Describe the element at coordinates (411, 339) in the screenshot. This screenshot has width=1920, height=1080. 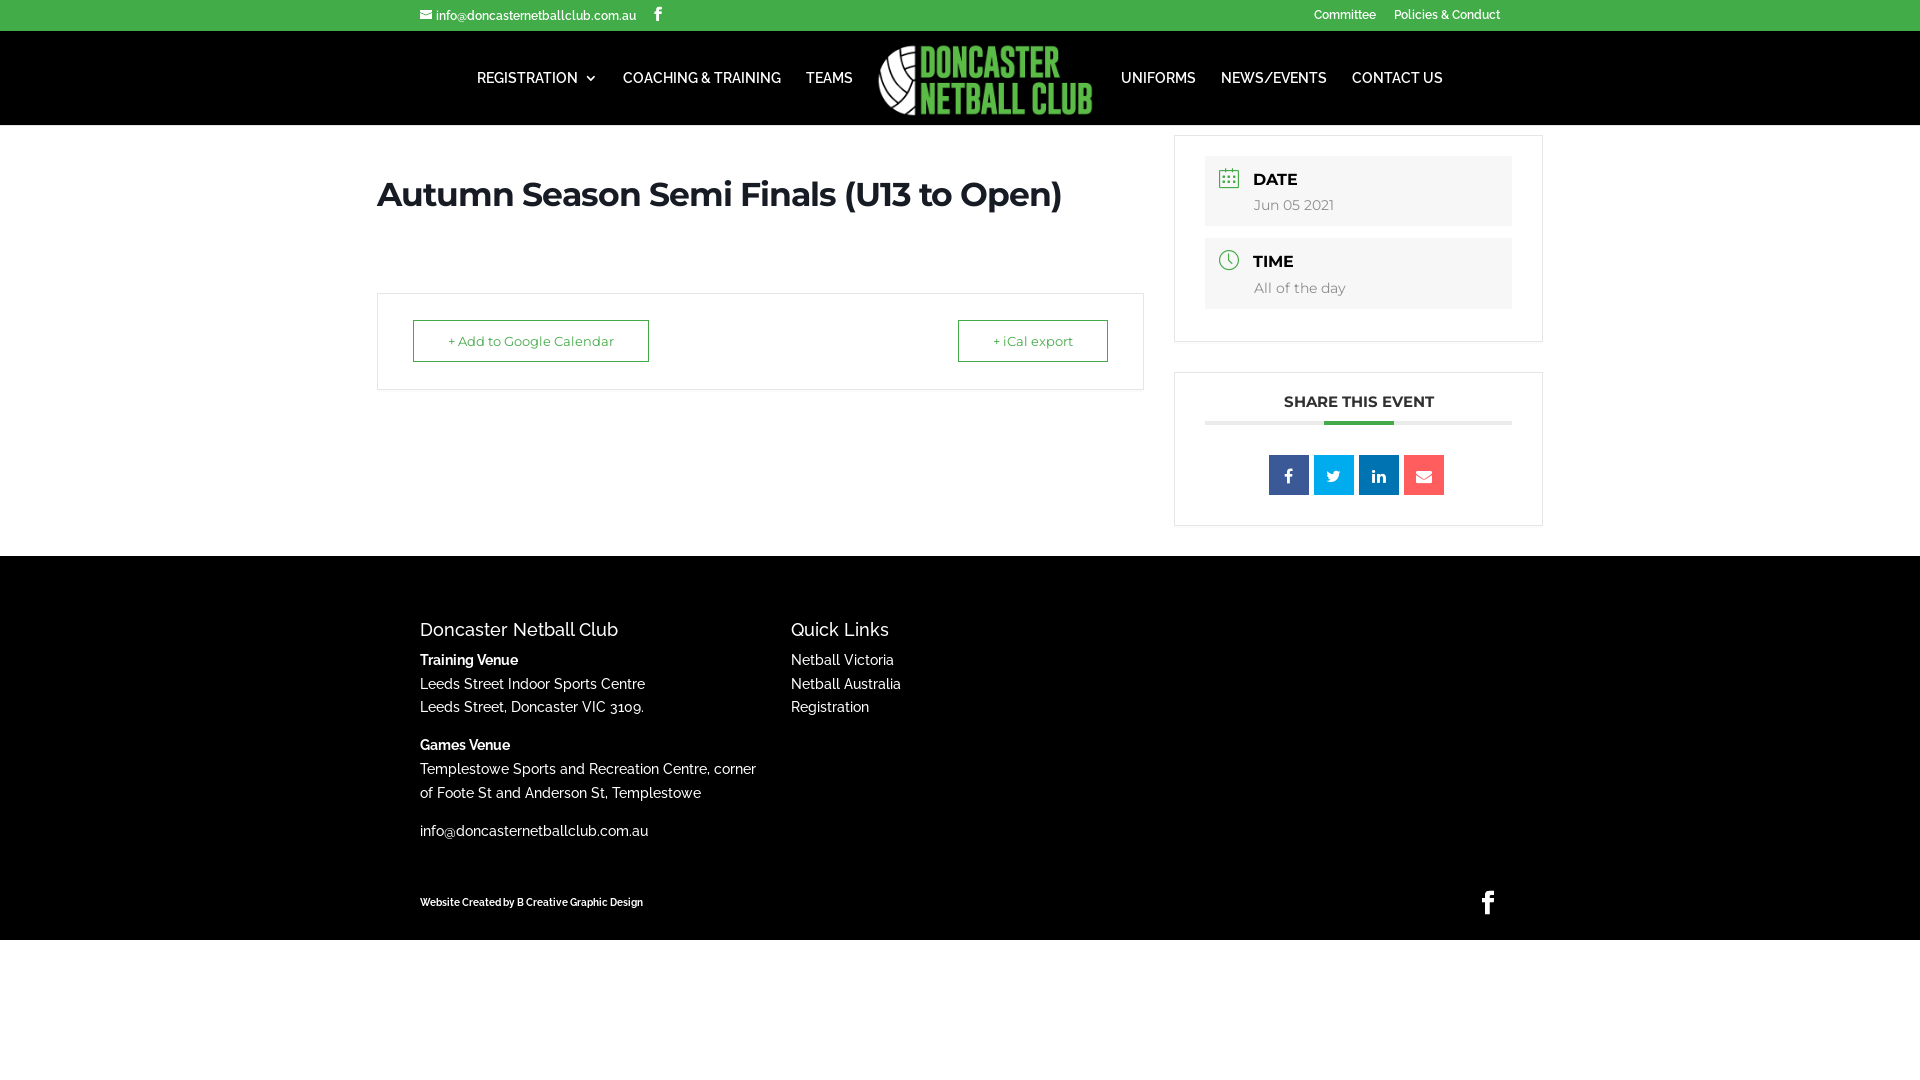
I see `'+ Add to Google Calendar'` at that location.